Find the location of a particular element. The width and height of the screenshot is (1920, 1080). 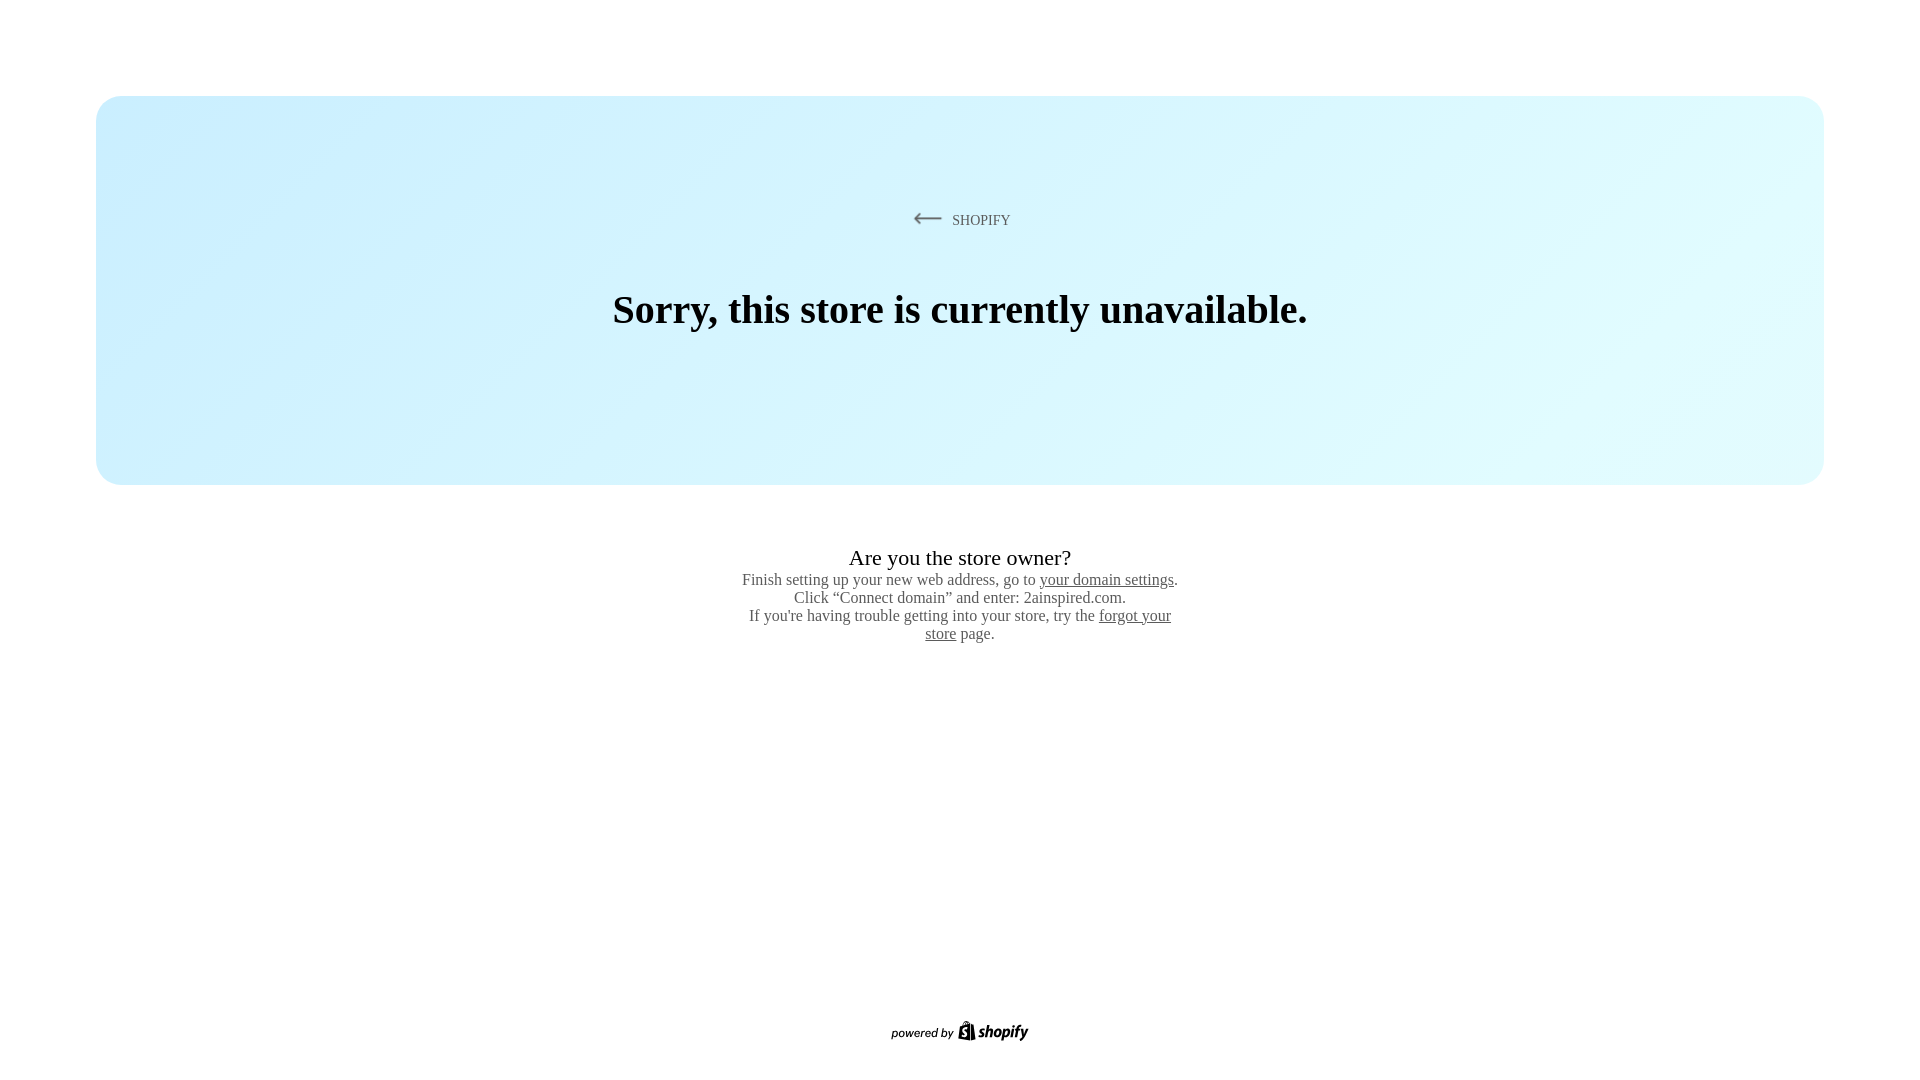

'forgot your store' is located at coordinates (924, 623).